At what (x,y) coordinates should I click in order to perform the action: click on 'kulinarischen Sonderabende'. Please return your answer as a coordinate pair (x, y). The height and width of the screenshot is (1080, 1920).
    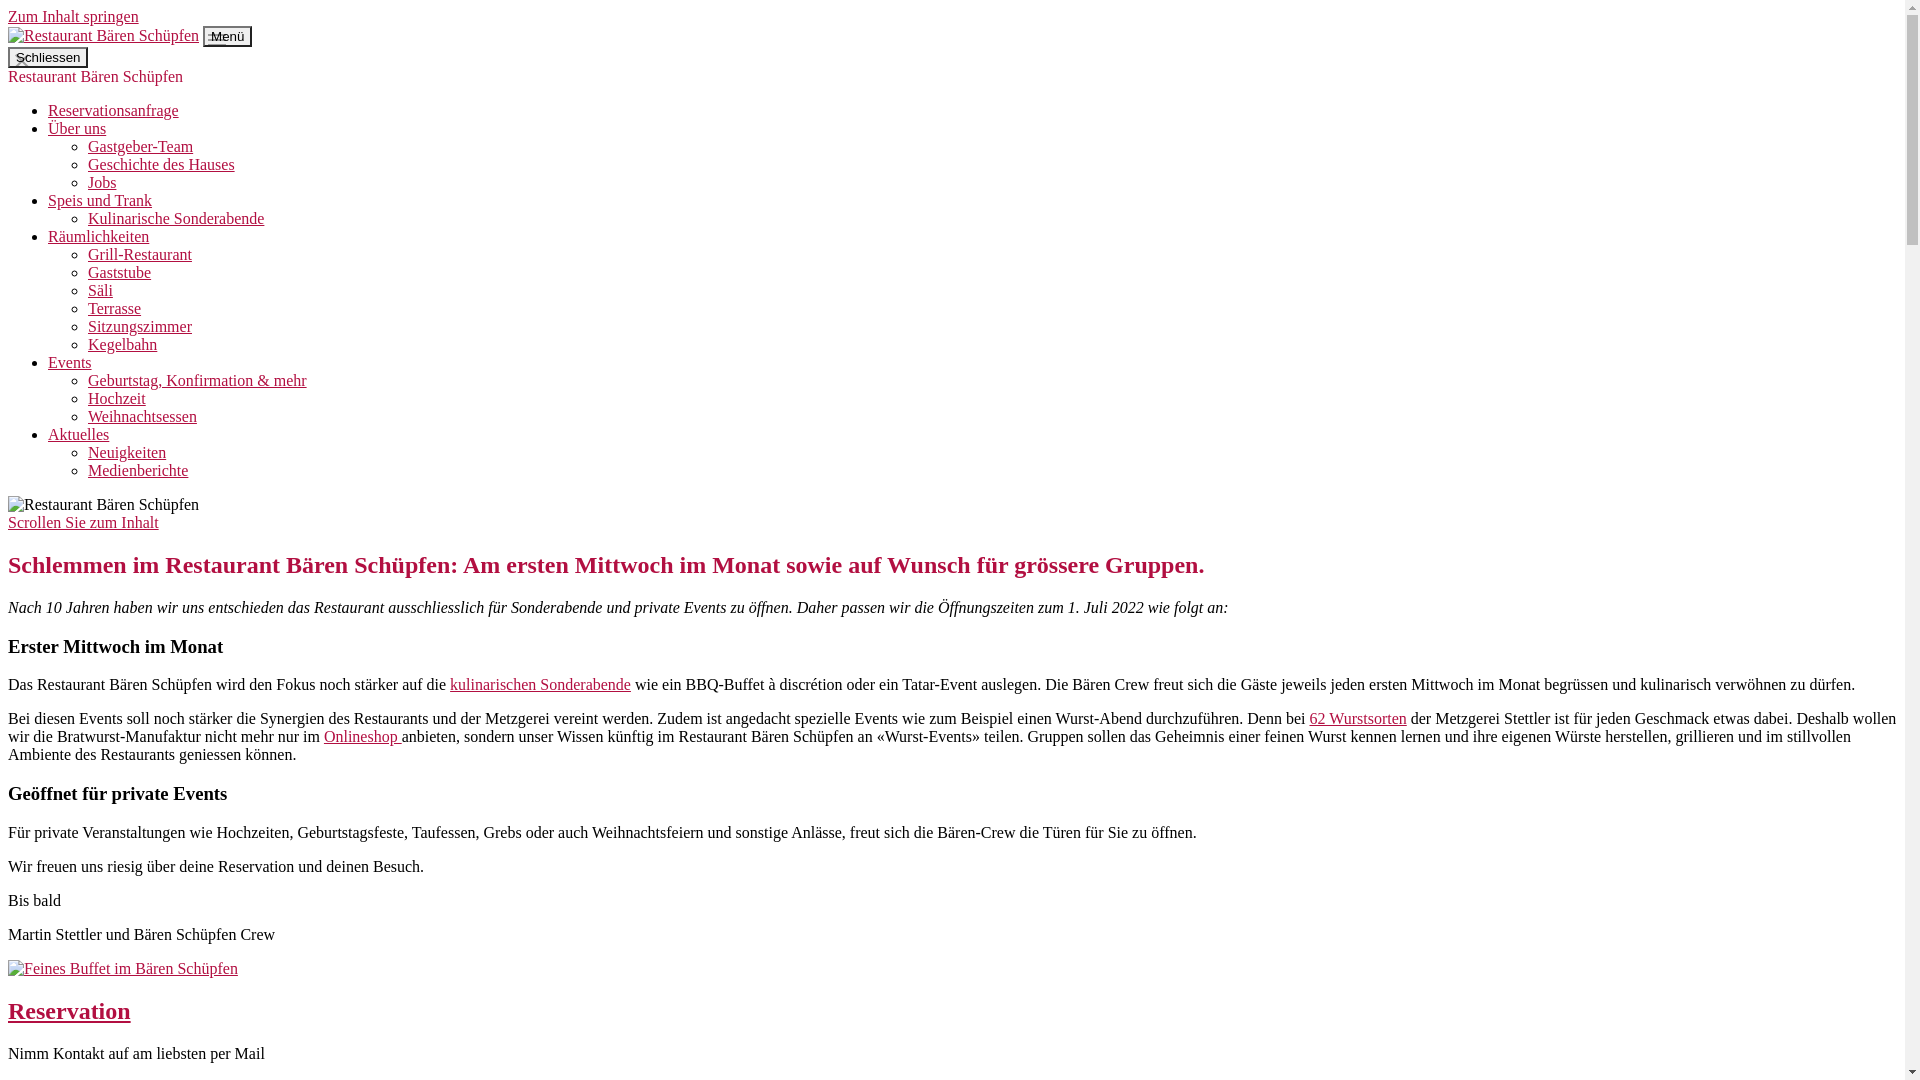
    Looking at the image, I should click on (540, 683).